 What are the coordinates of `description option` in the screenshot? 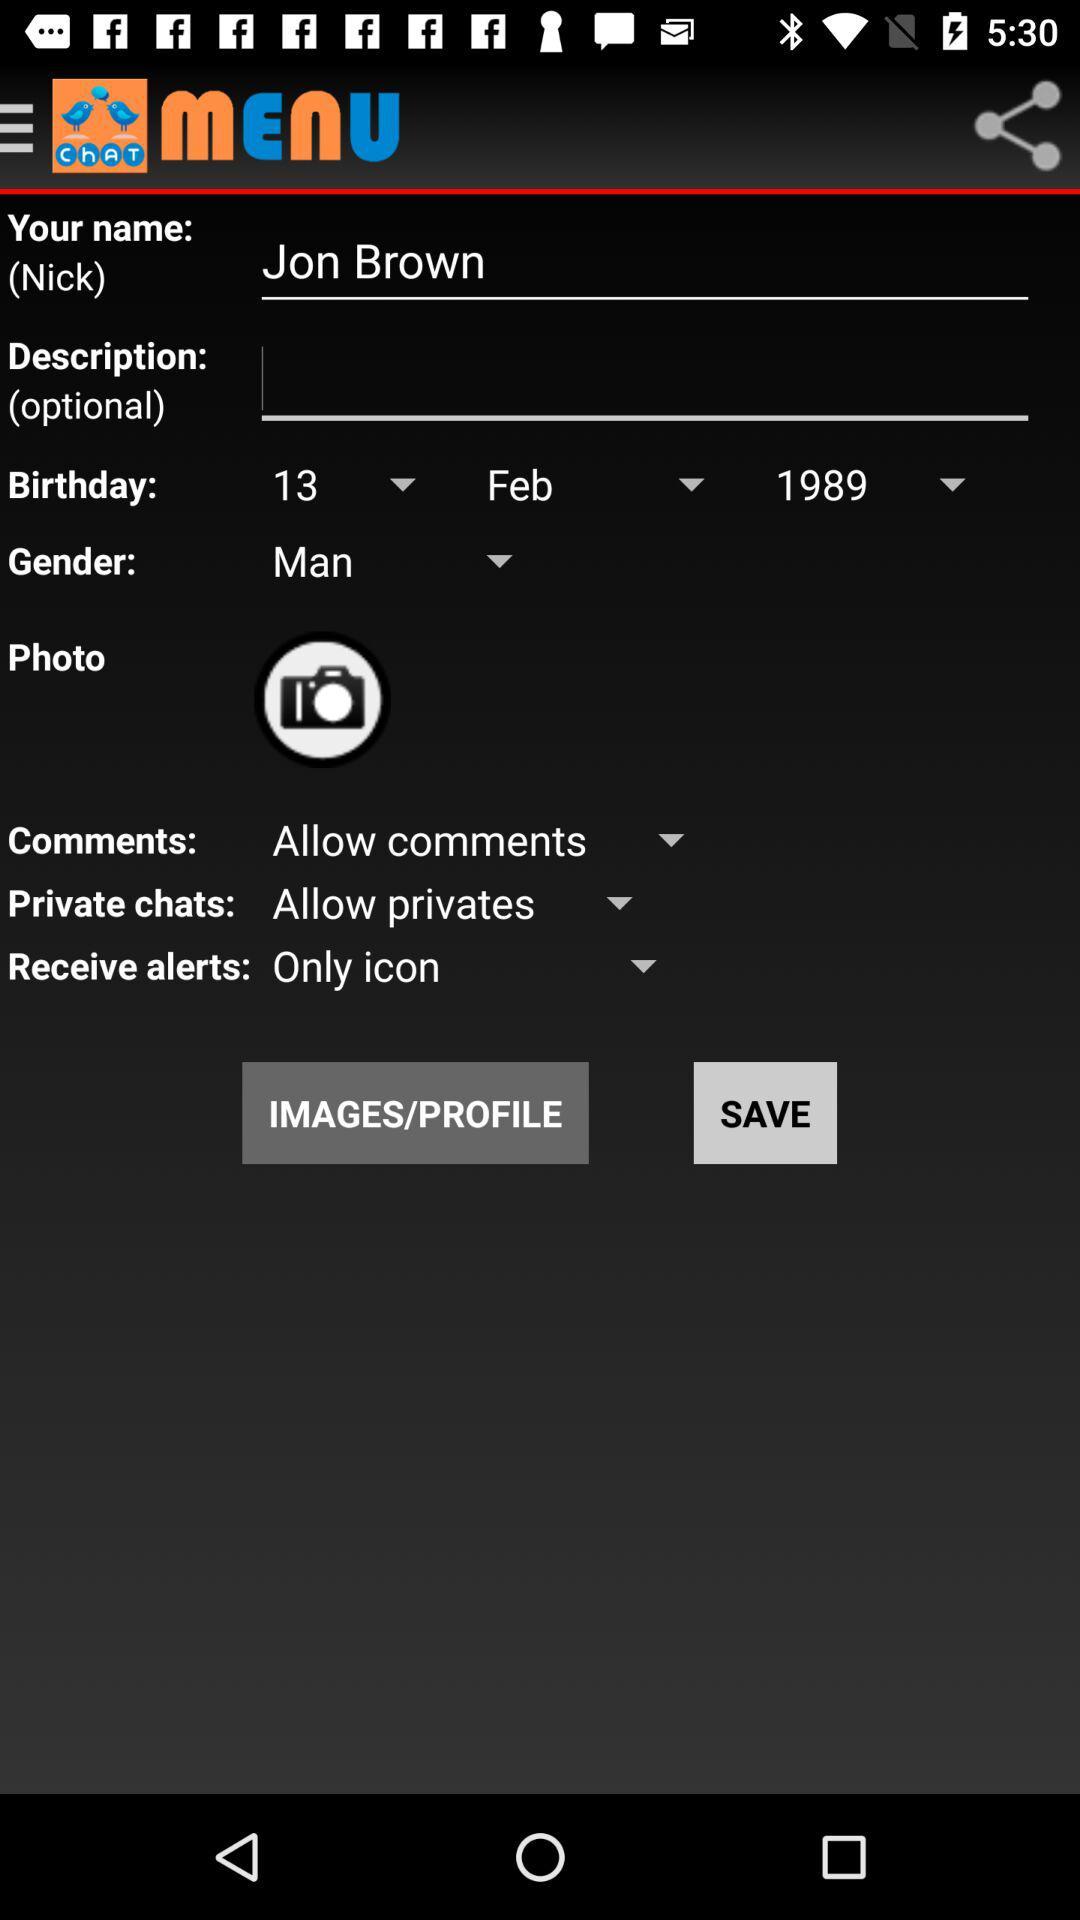 It's located at (644, 379).